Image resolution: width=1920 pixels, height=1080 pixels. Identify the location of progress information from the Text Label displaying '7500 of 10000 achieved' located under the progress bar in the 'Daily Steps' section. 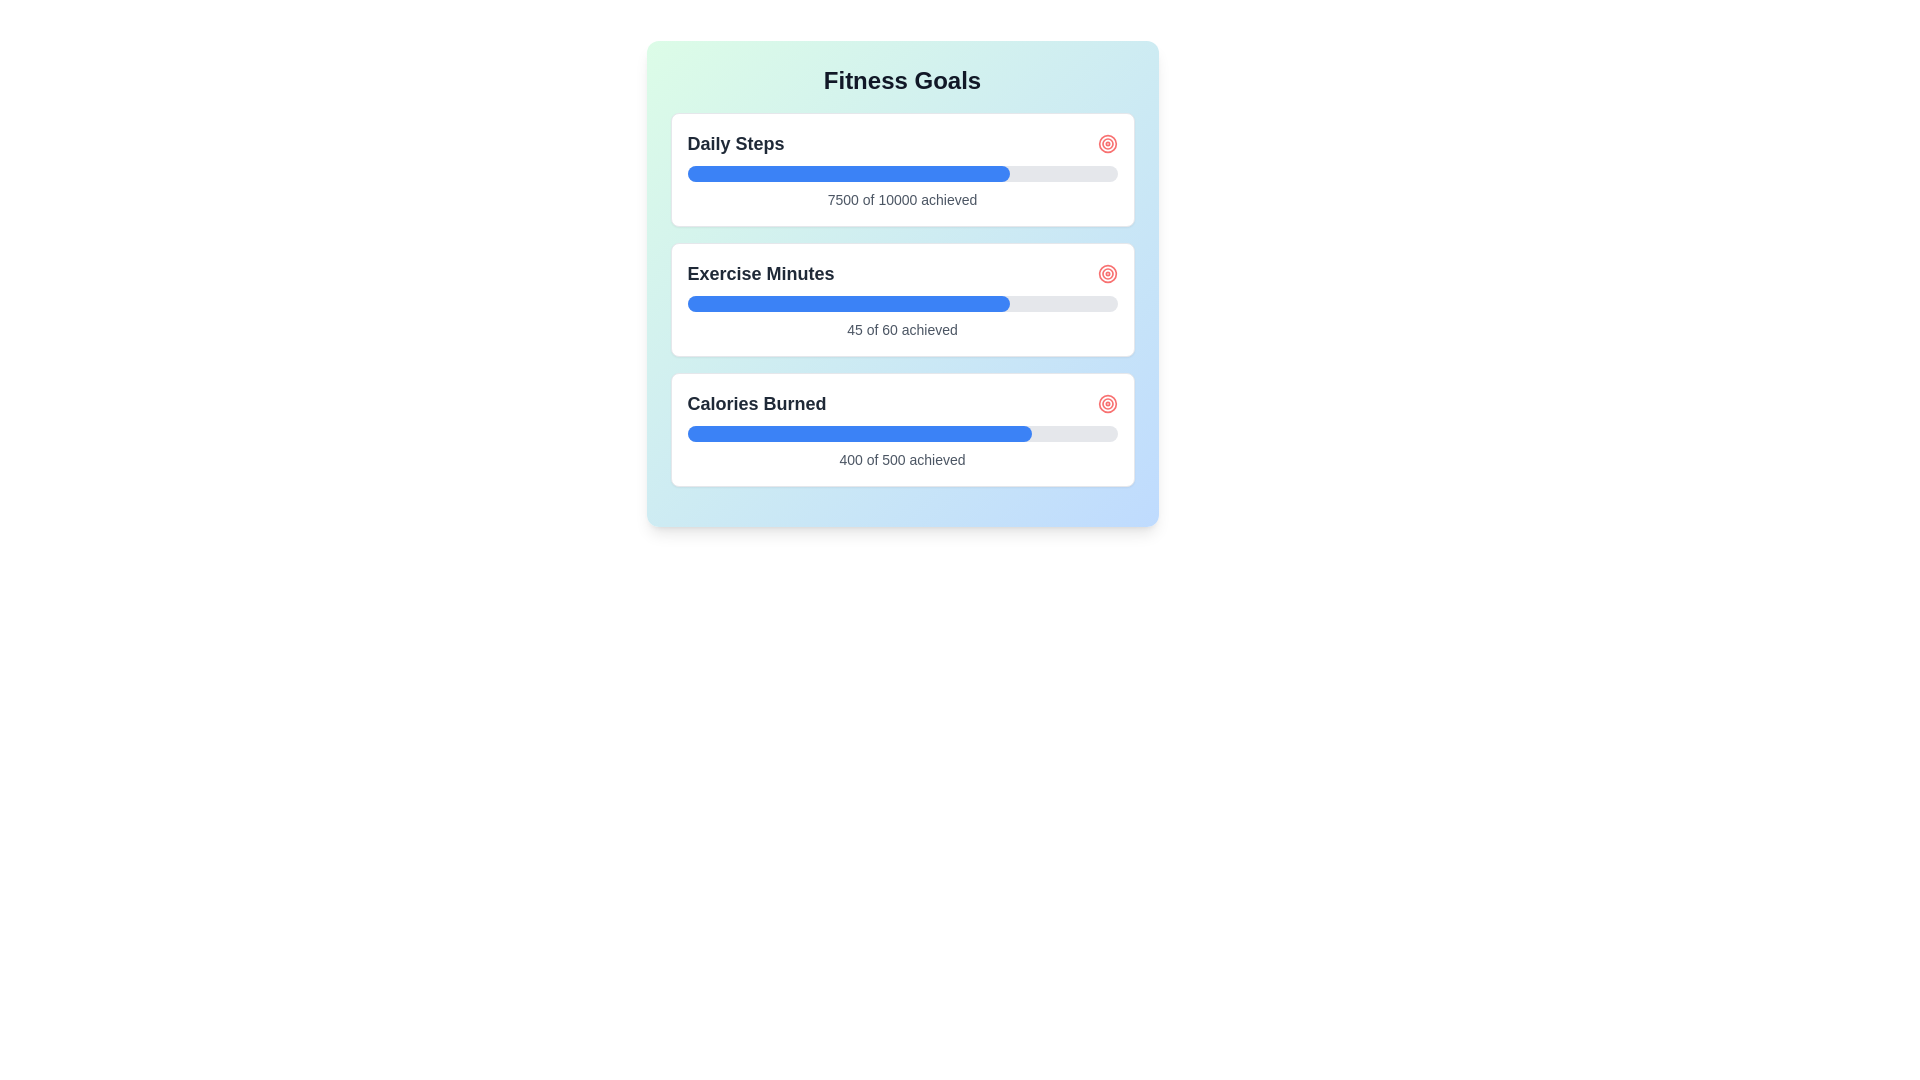
(901, 200).